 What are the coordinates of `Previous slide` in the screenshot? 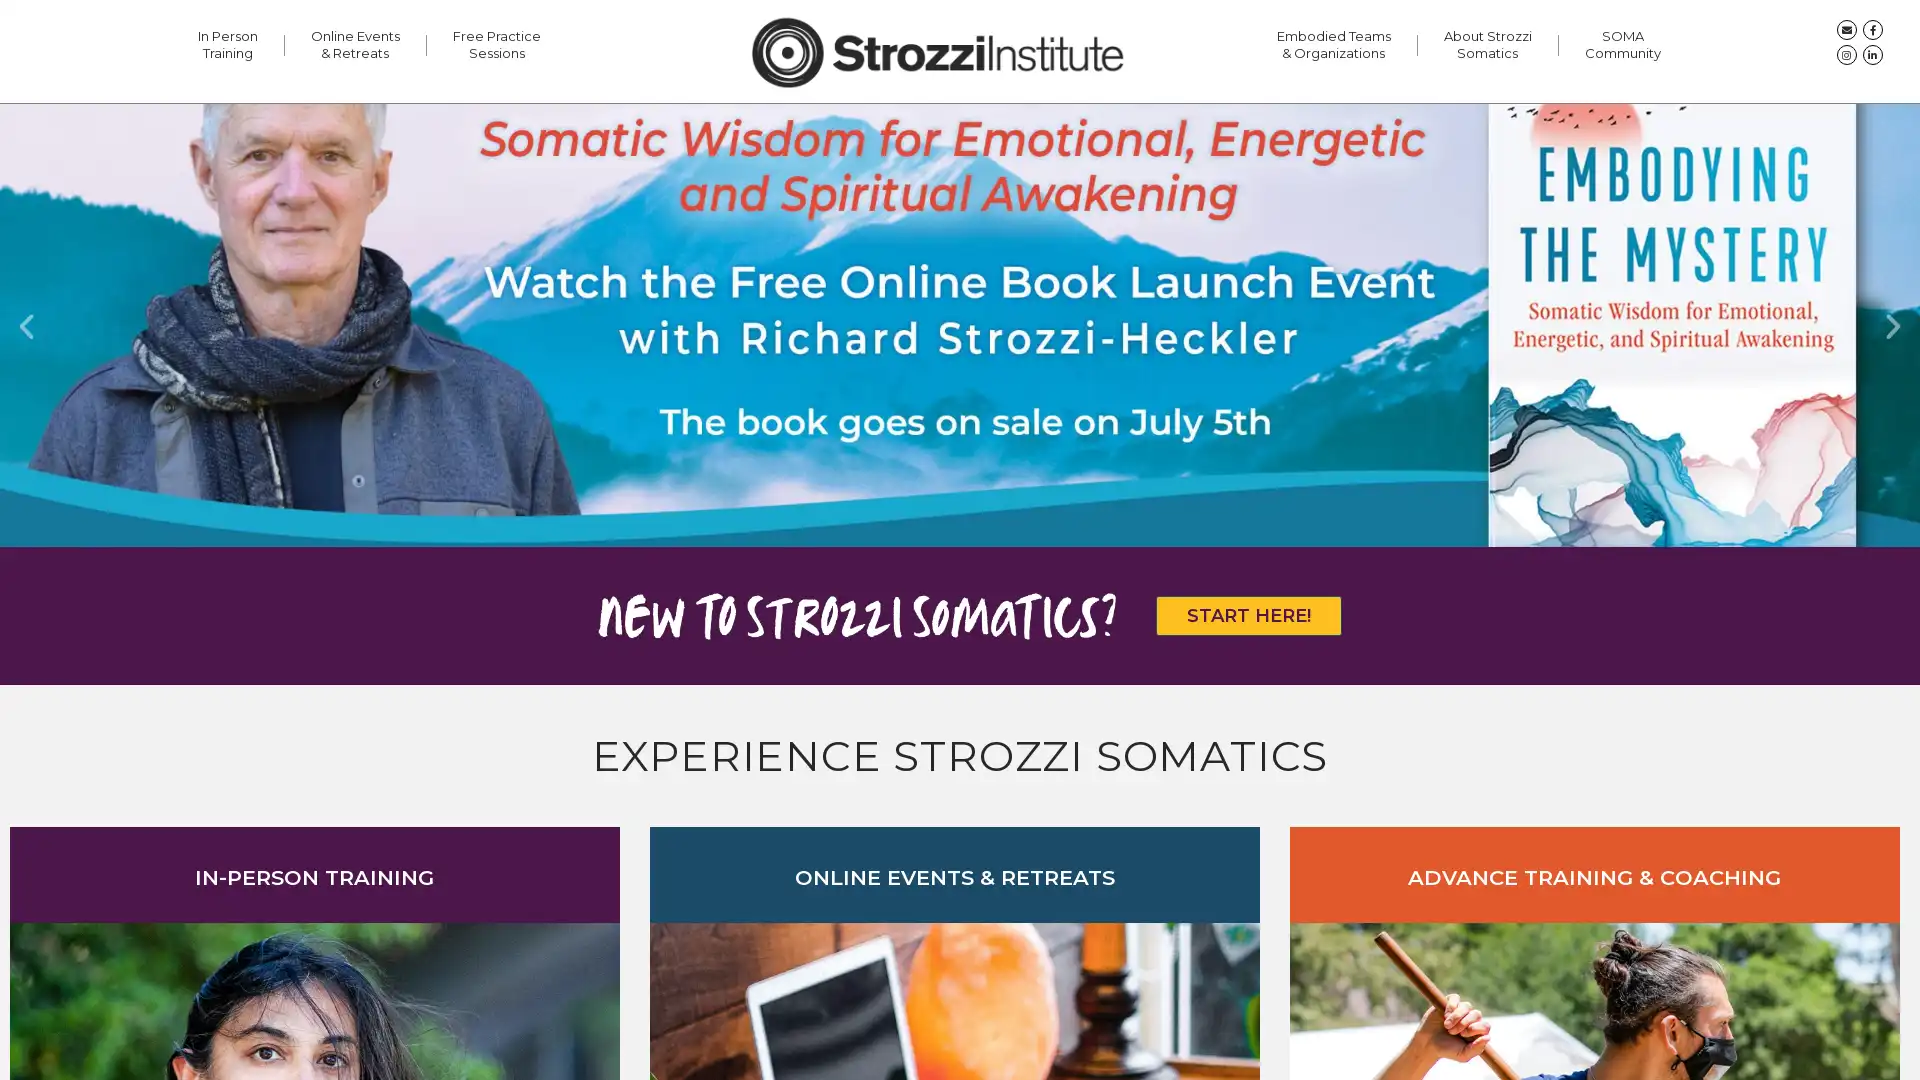 It's located at (26, 324).